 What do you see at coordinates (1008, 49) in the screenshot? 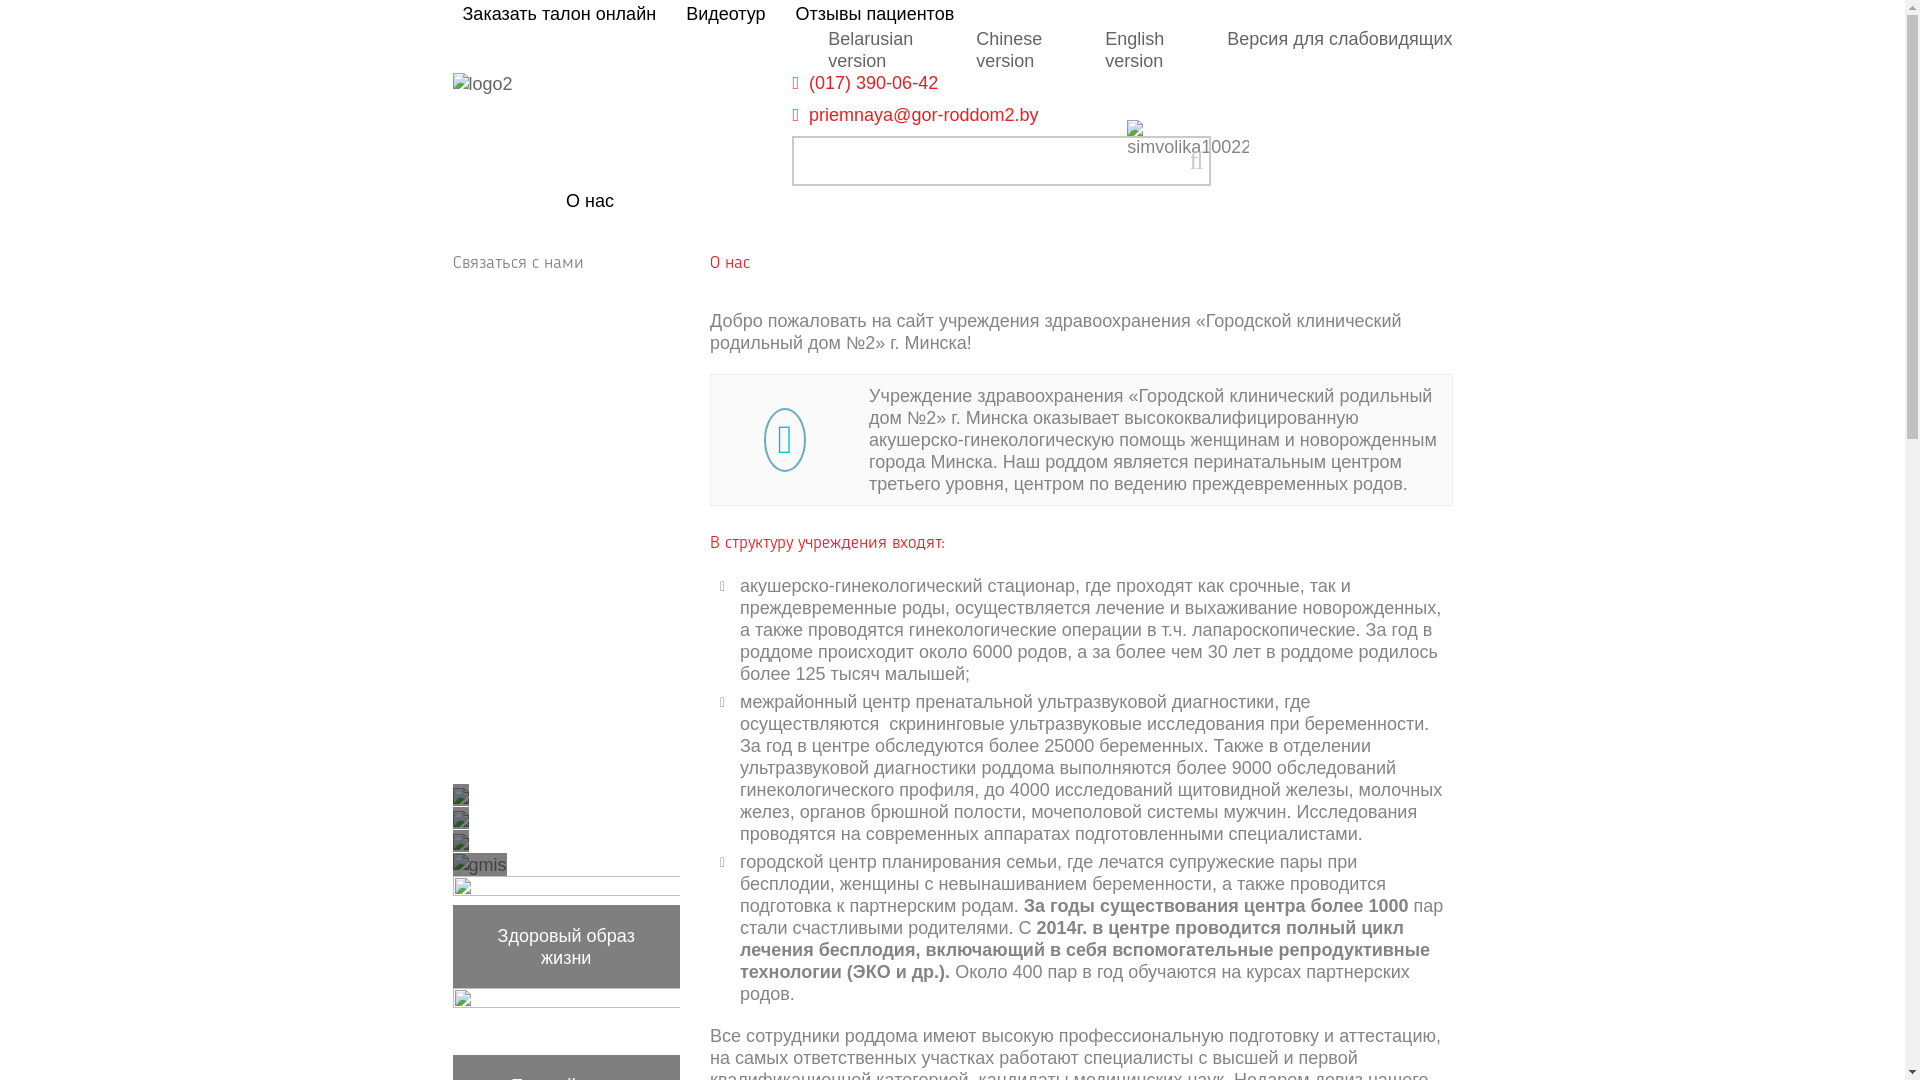
I see `'Chinese version'` at bounding box center [1008, 49].